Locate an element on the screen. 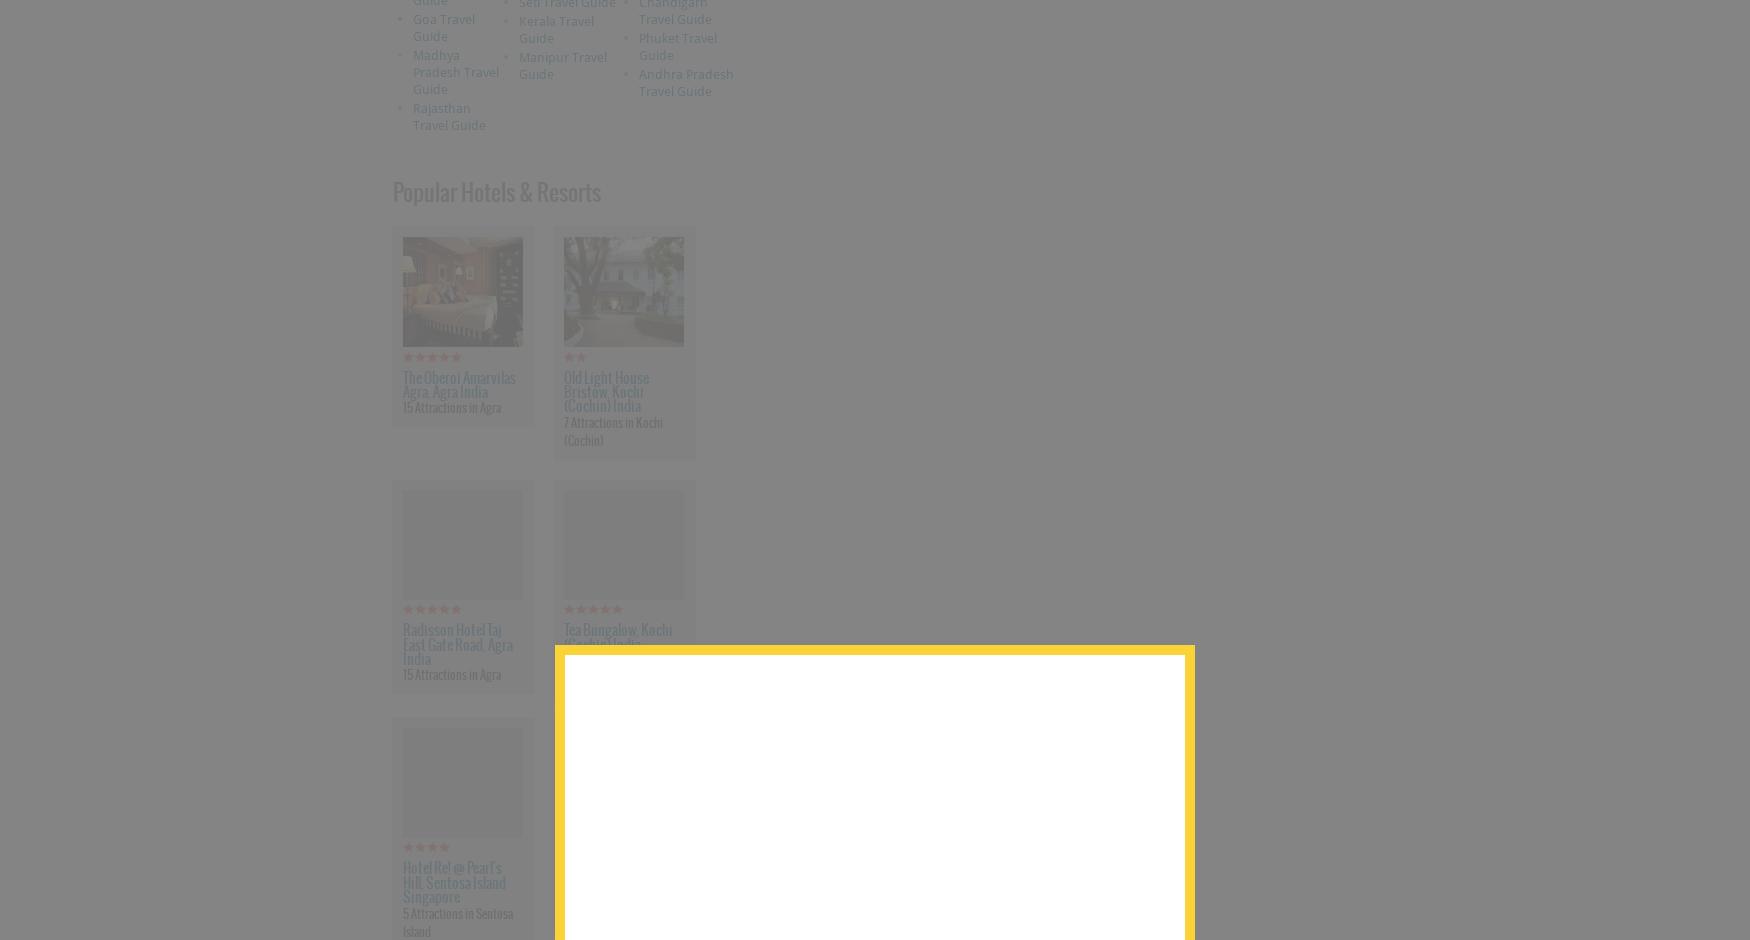 The image size is (1750, 940). 'Old Light House Bristow, Kochi (Cochin) India' is located at coordinates (605, 390).